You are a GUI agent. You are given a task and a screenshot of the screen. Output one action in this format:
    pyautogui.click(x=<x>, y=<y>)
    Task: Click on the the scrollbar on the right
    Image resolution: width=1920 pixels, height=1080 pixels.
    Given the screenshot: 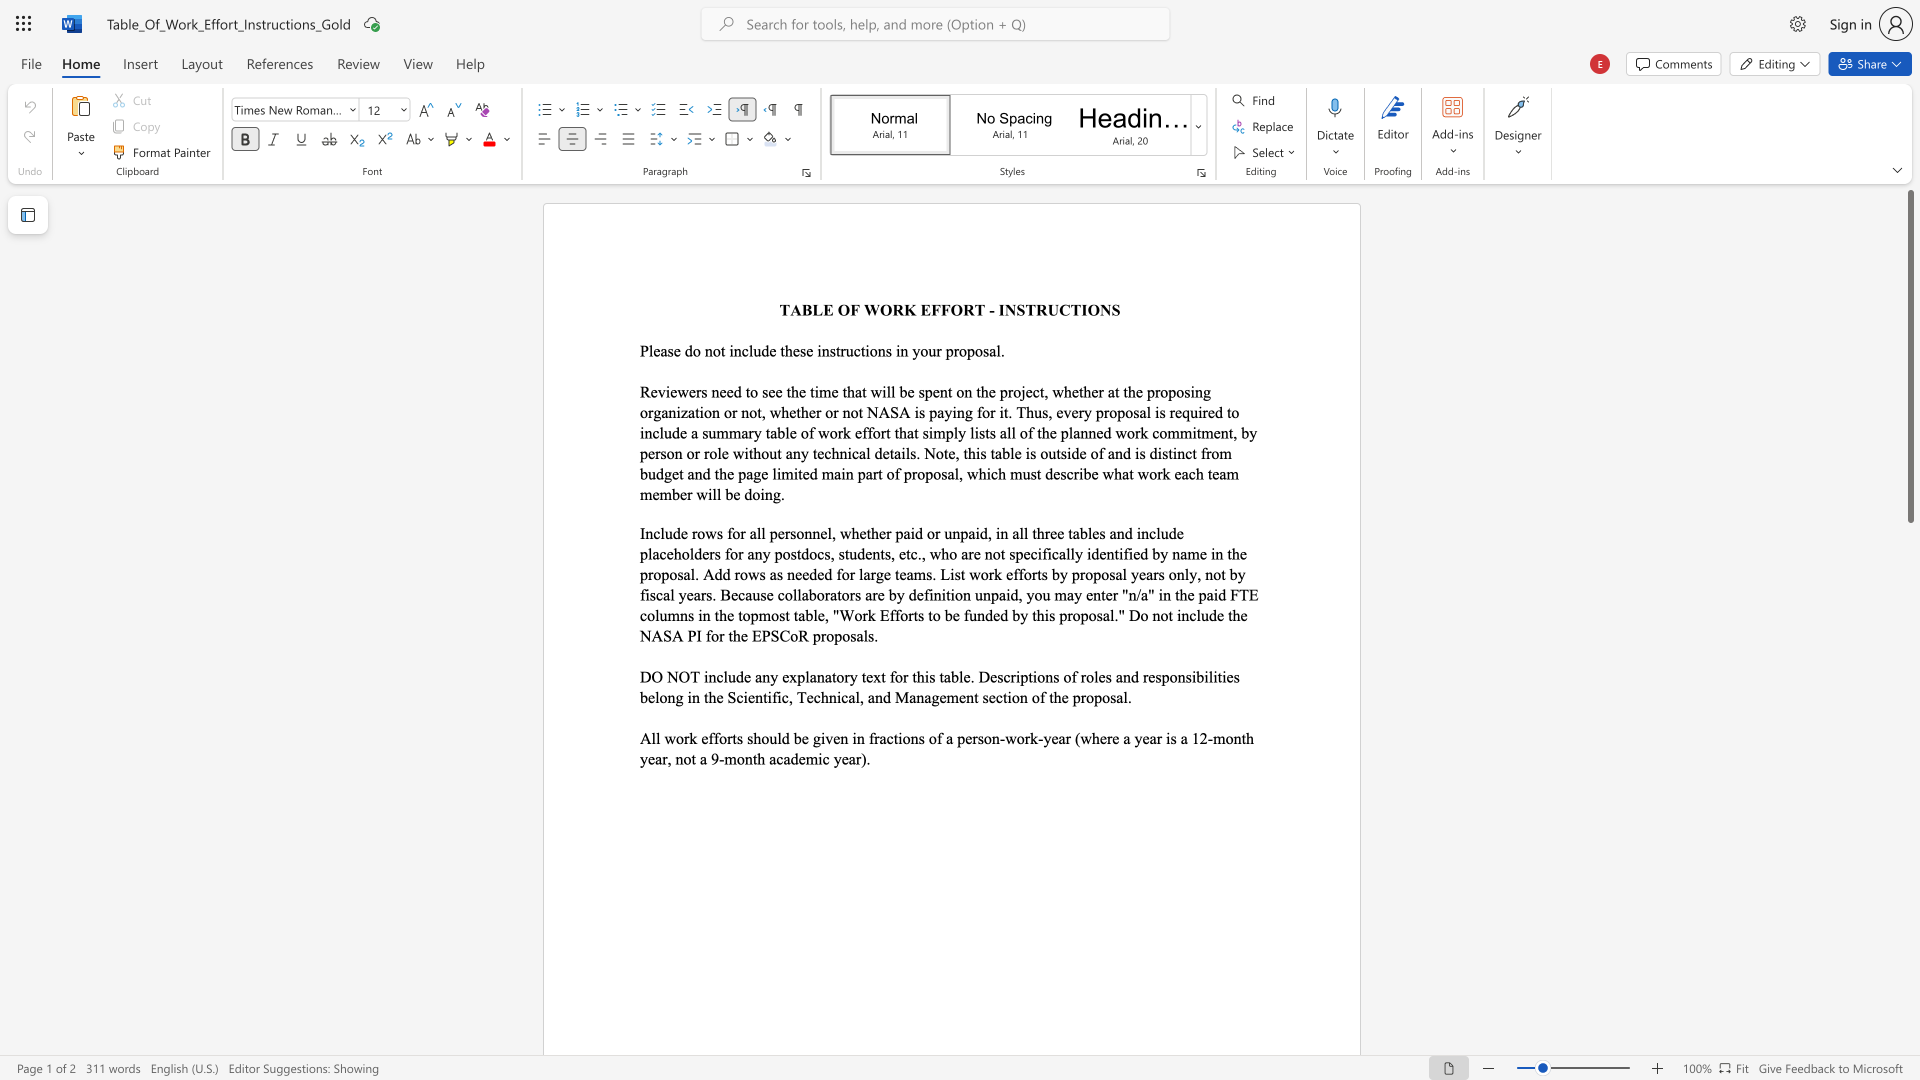 What is the action you would take?
    pyautogui.click(x=1909, y=579)
    